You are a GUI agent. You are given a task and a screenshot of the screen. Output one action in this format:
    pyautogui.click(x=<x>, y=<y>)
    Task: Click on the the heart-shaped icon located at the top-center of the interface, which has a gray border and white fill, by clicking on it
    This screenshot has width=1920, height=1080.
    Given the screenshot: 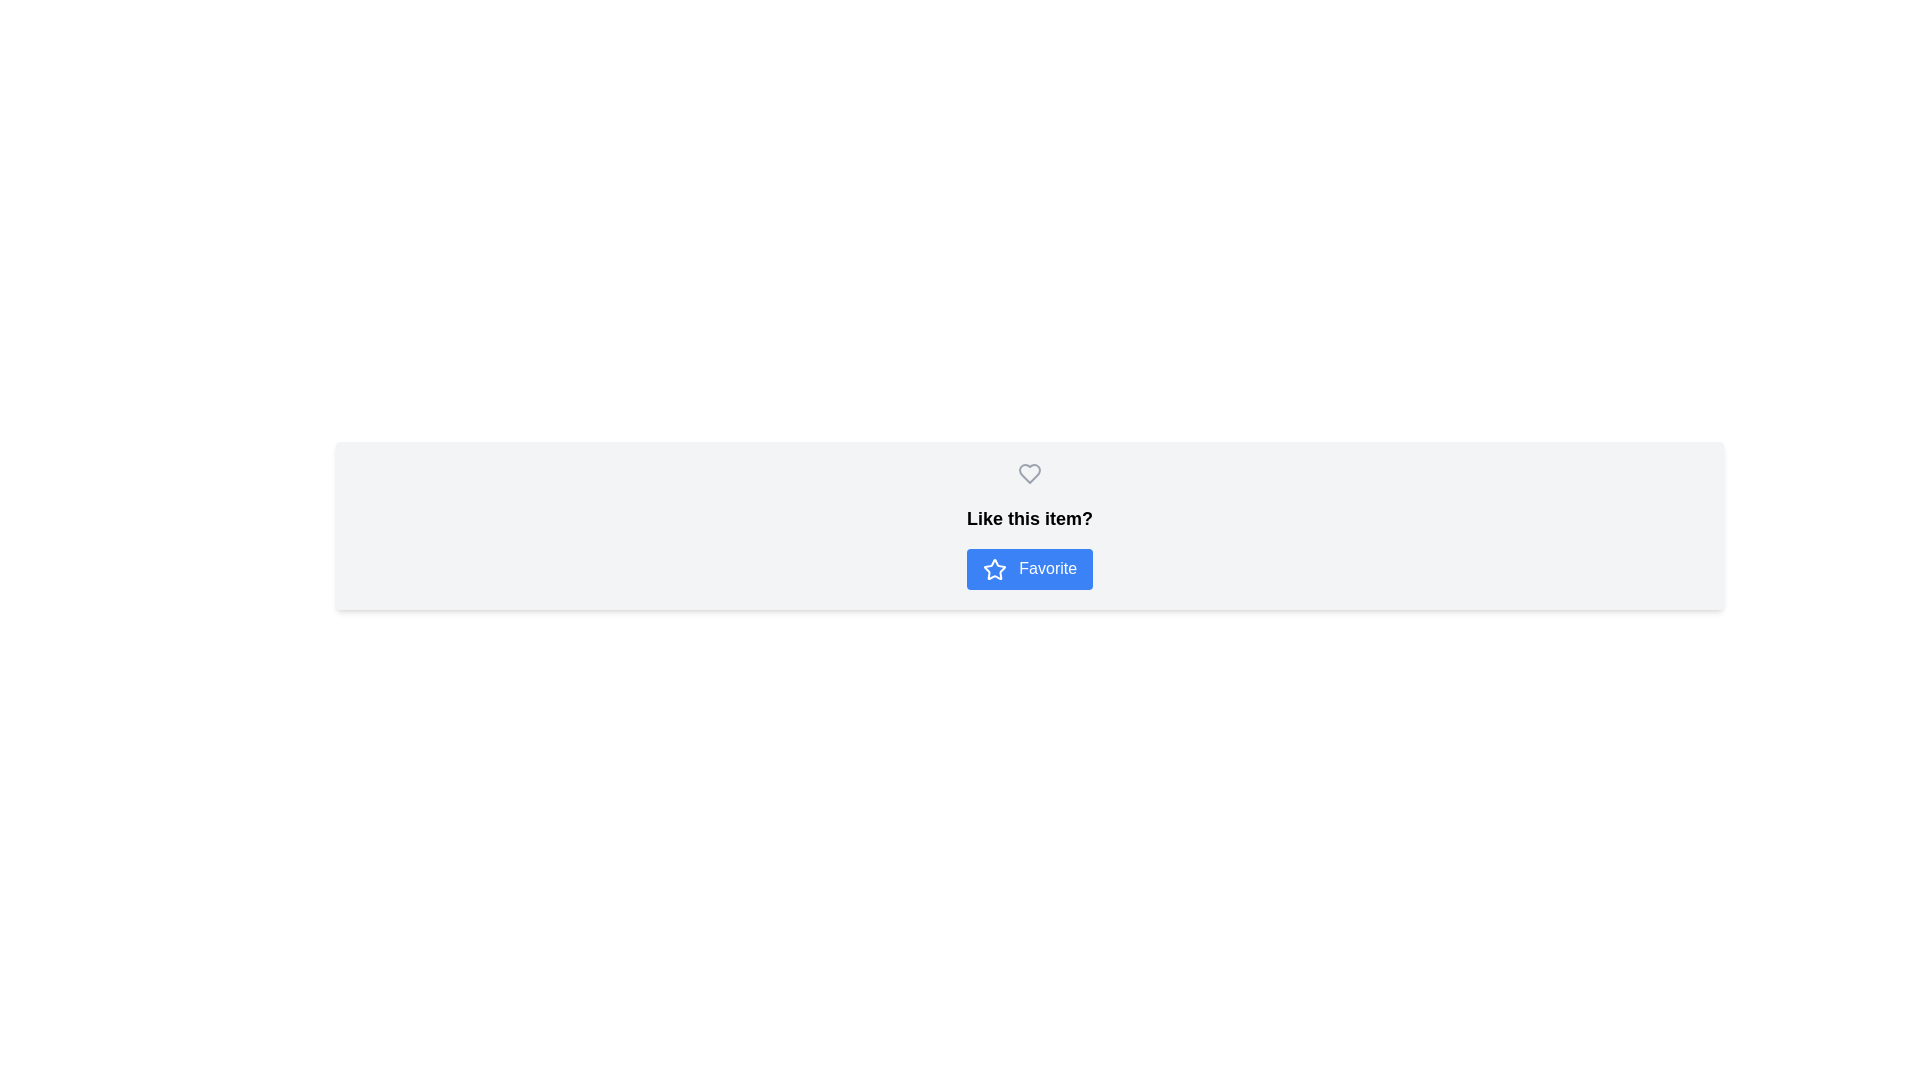 What is the action you would take?
    pyautogui.click(x=1030, y=477)
    